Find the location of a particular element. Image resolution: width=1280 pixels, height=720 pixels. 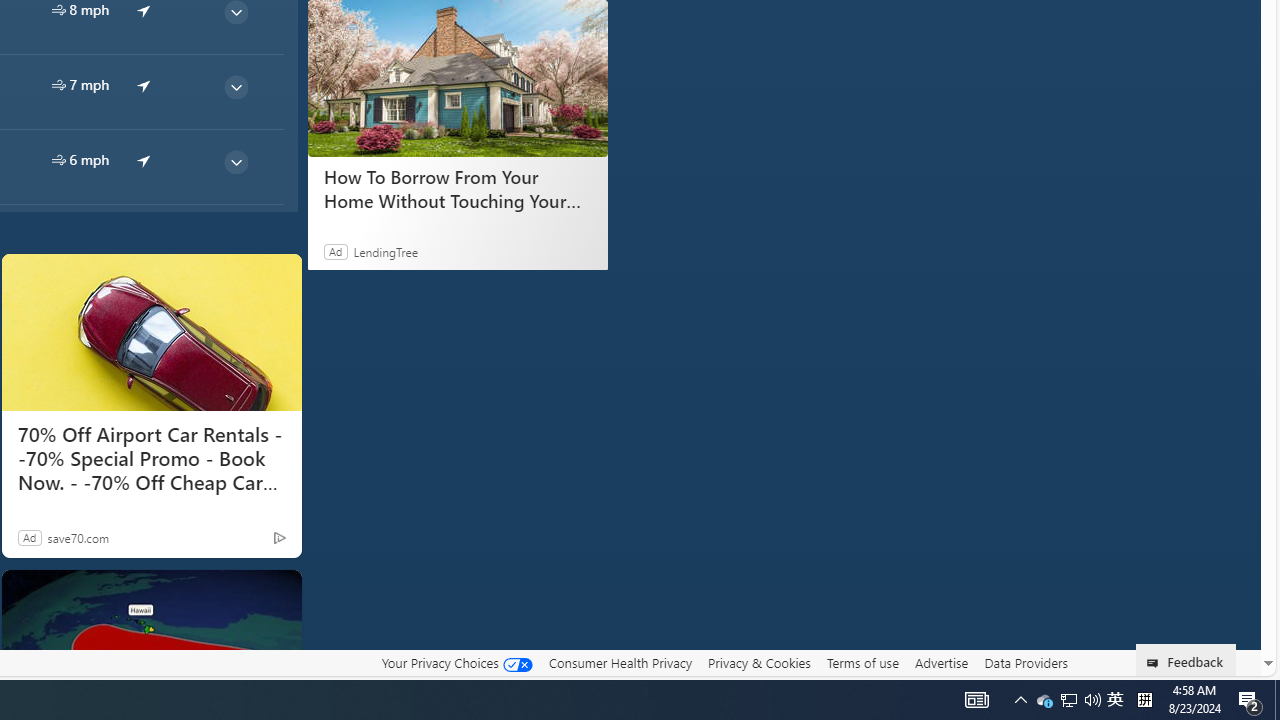

'LendingTree' is located at coordinates (385, 250).